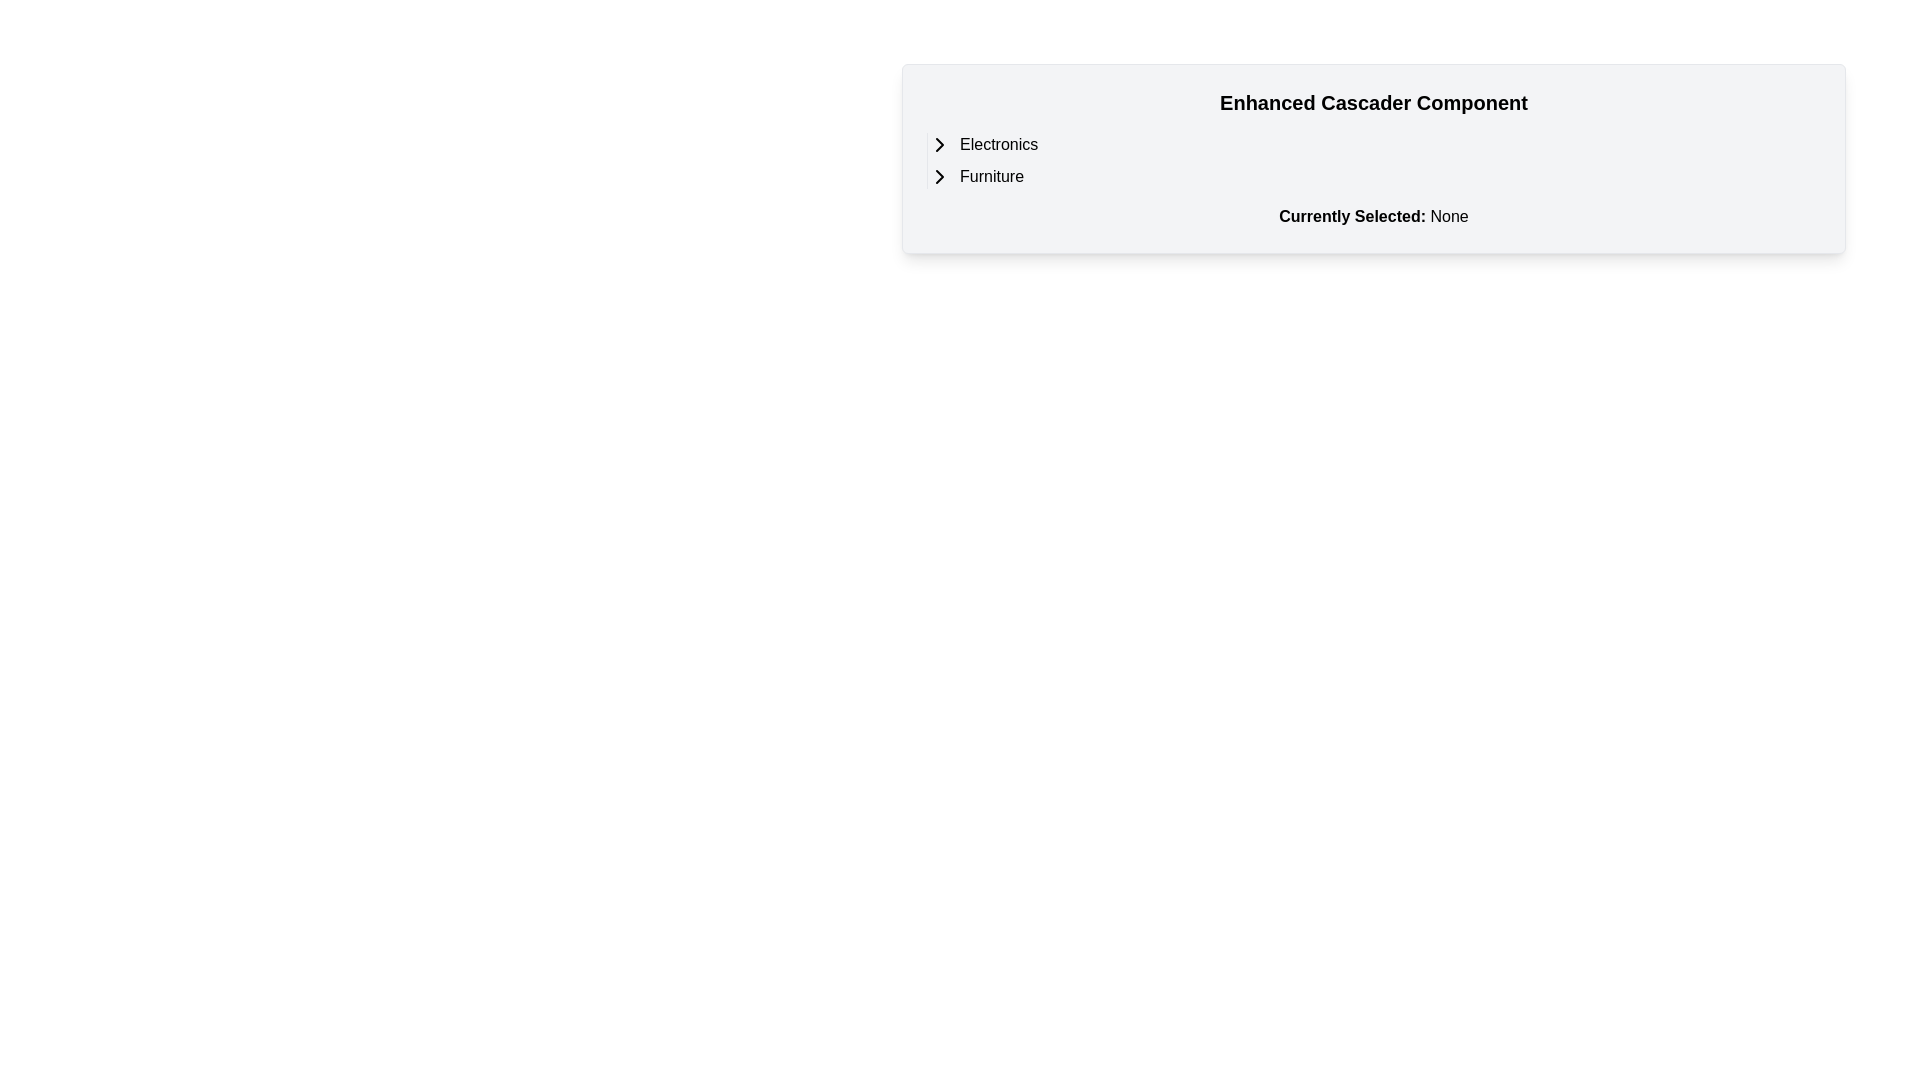 The width and height of the screenshot is (1920, 1080). I want to click on the 'Electronics' text label, so click(999, 144).